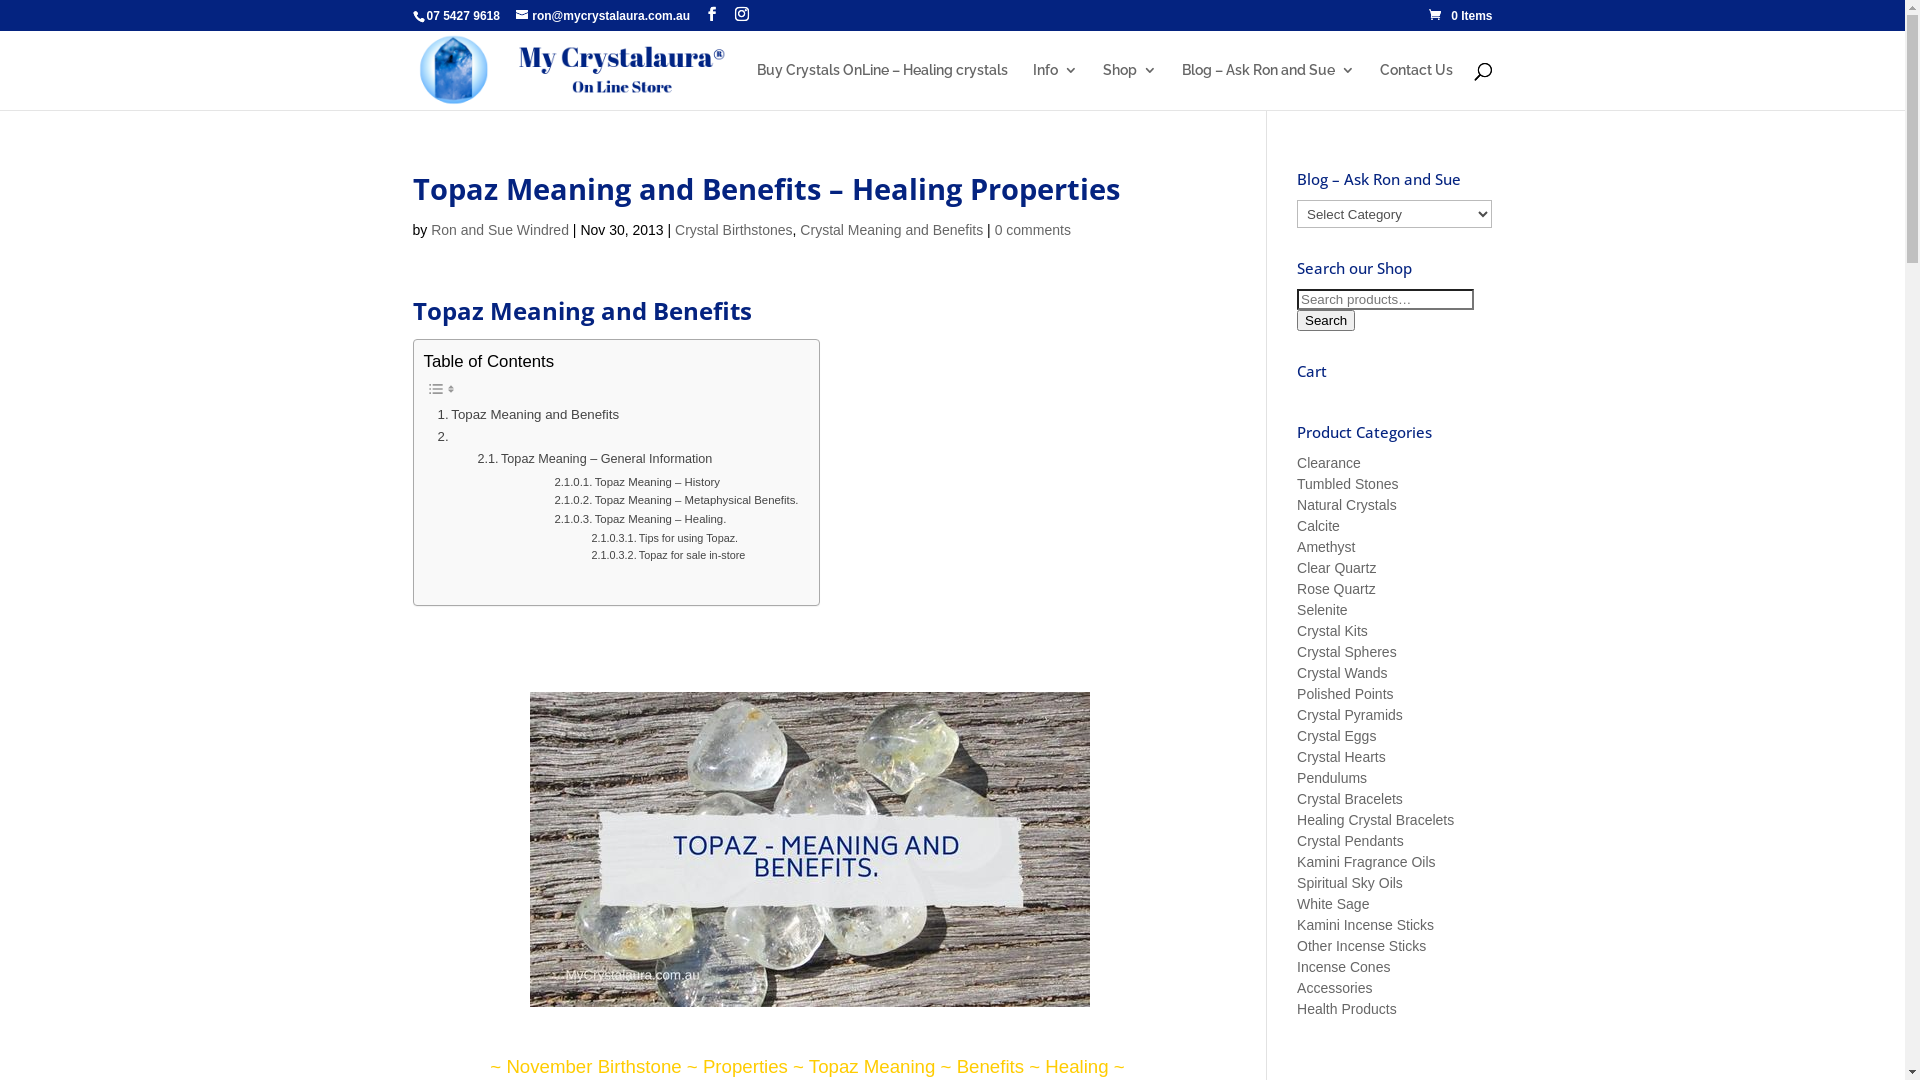  I want to click on 'Crystal Spheres', so click(1347, 651).